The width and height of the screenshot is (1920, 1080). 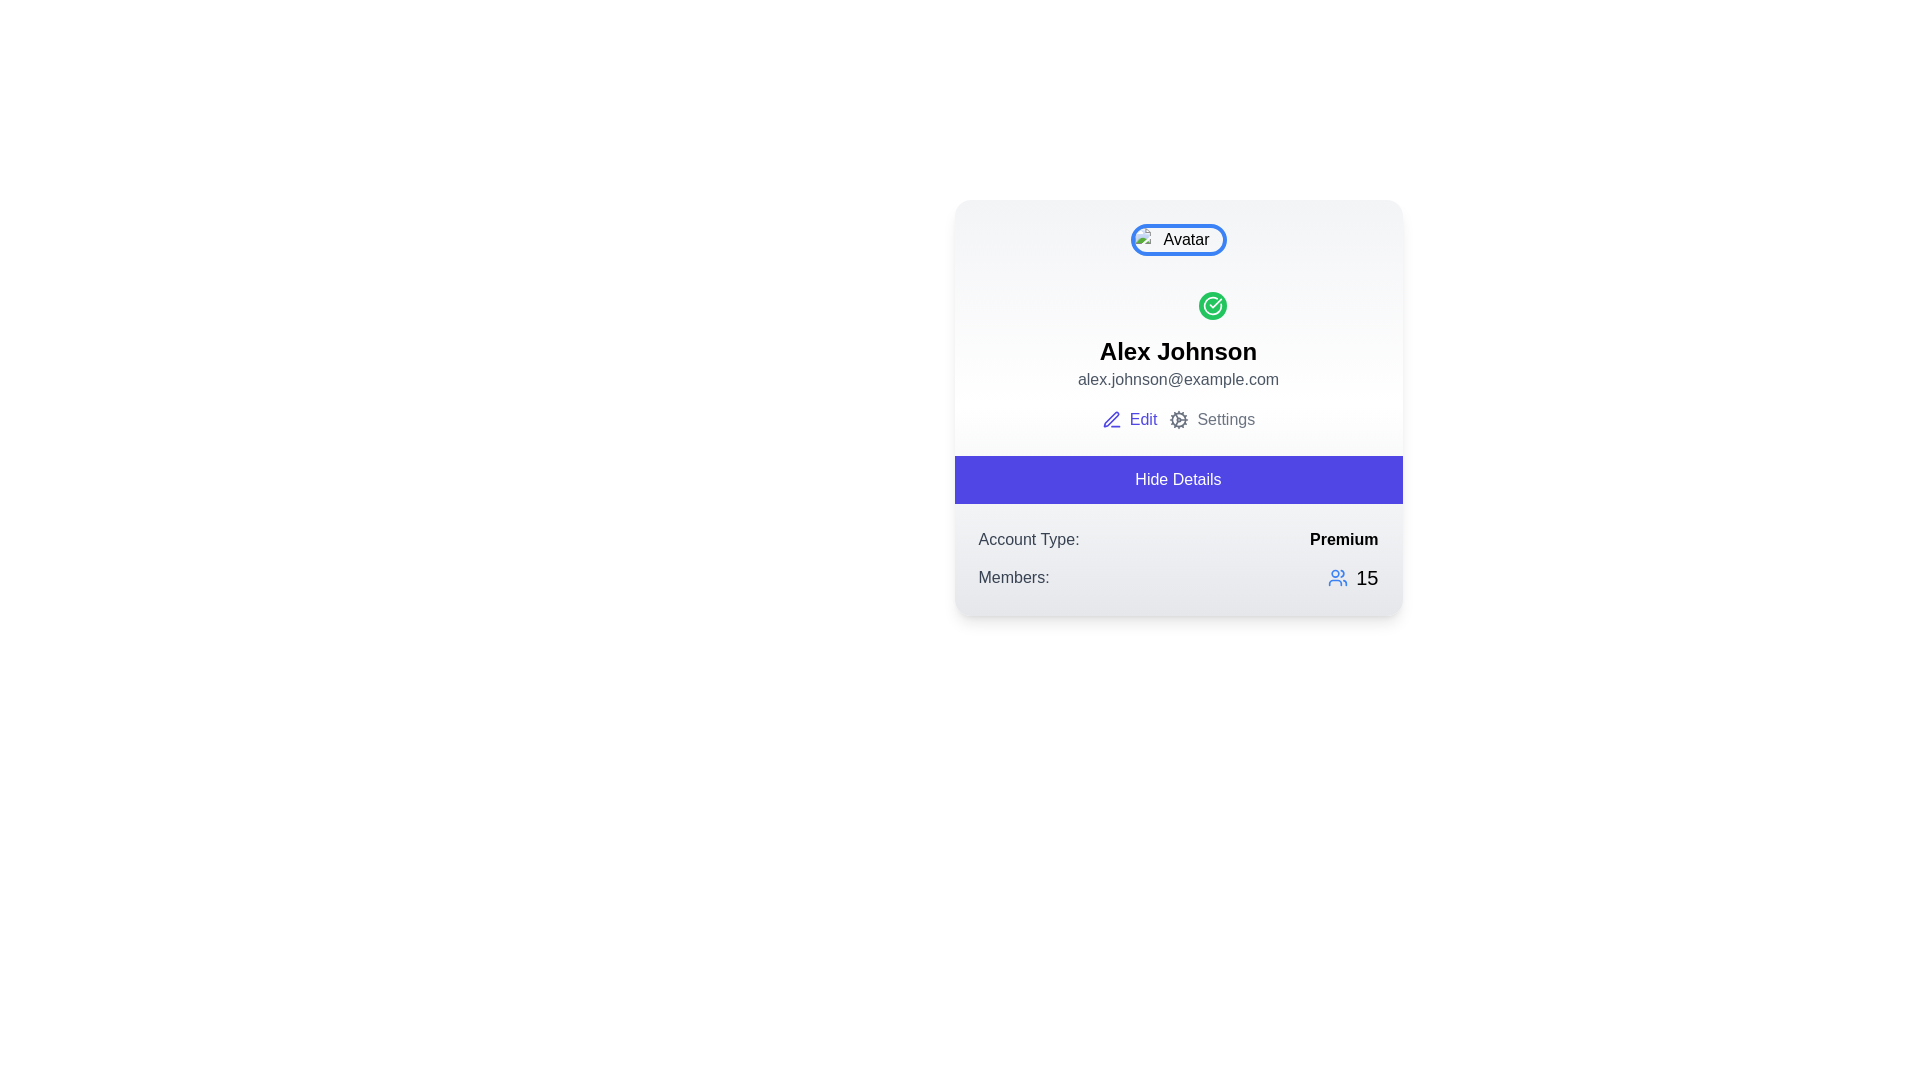 I want to click on the Information display area containing 'Account Type: Premium' and 'Members: 15' below the 'Hide Details' button, so click(x=1178, y=559).